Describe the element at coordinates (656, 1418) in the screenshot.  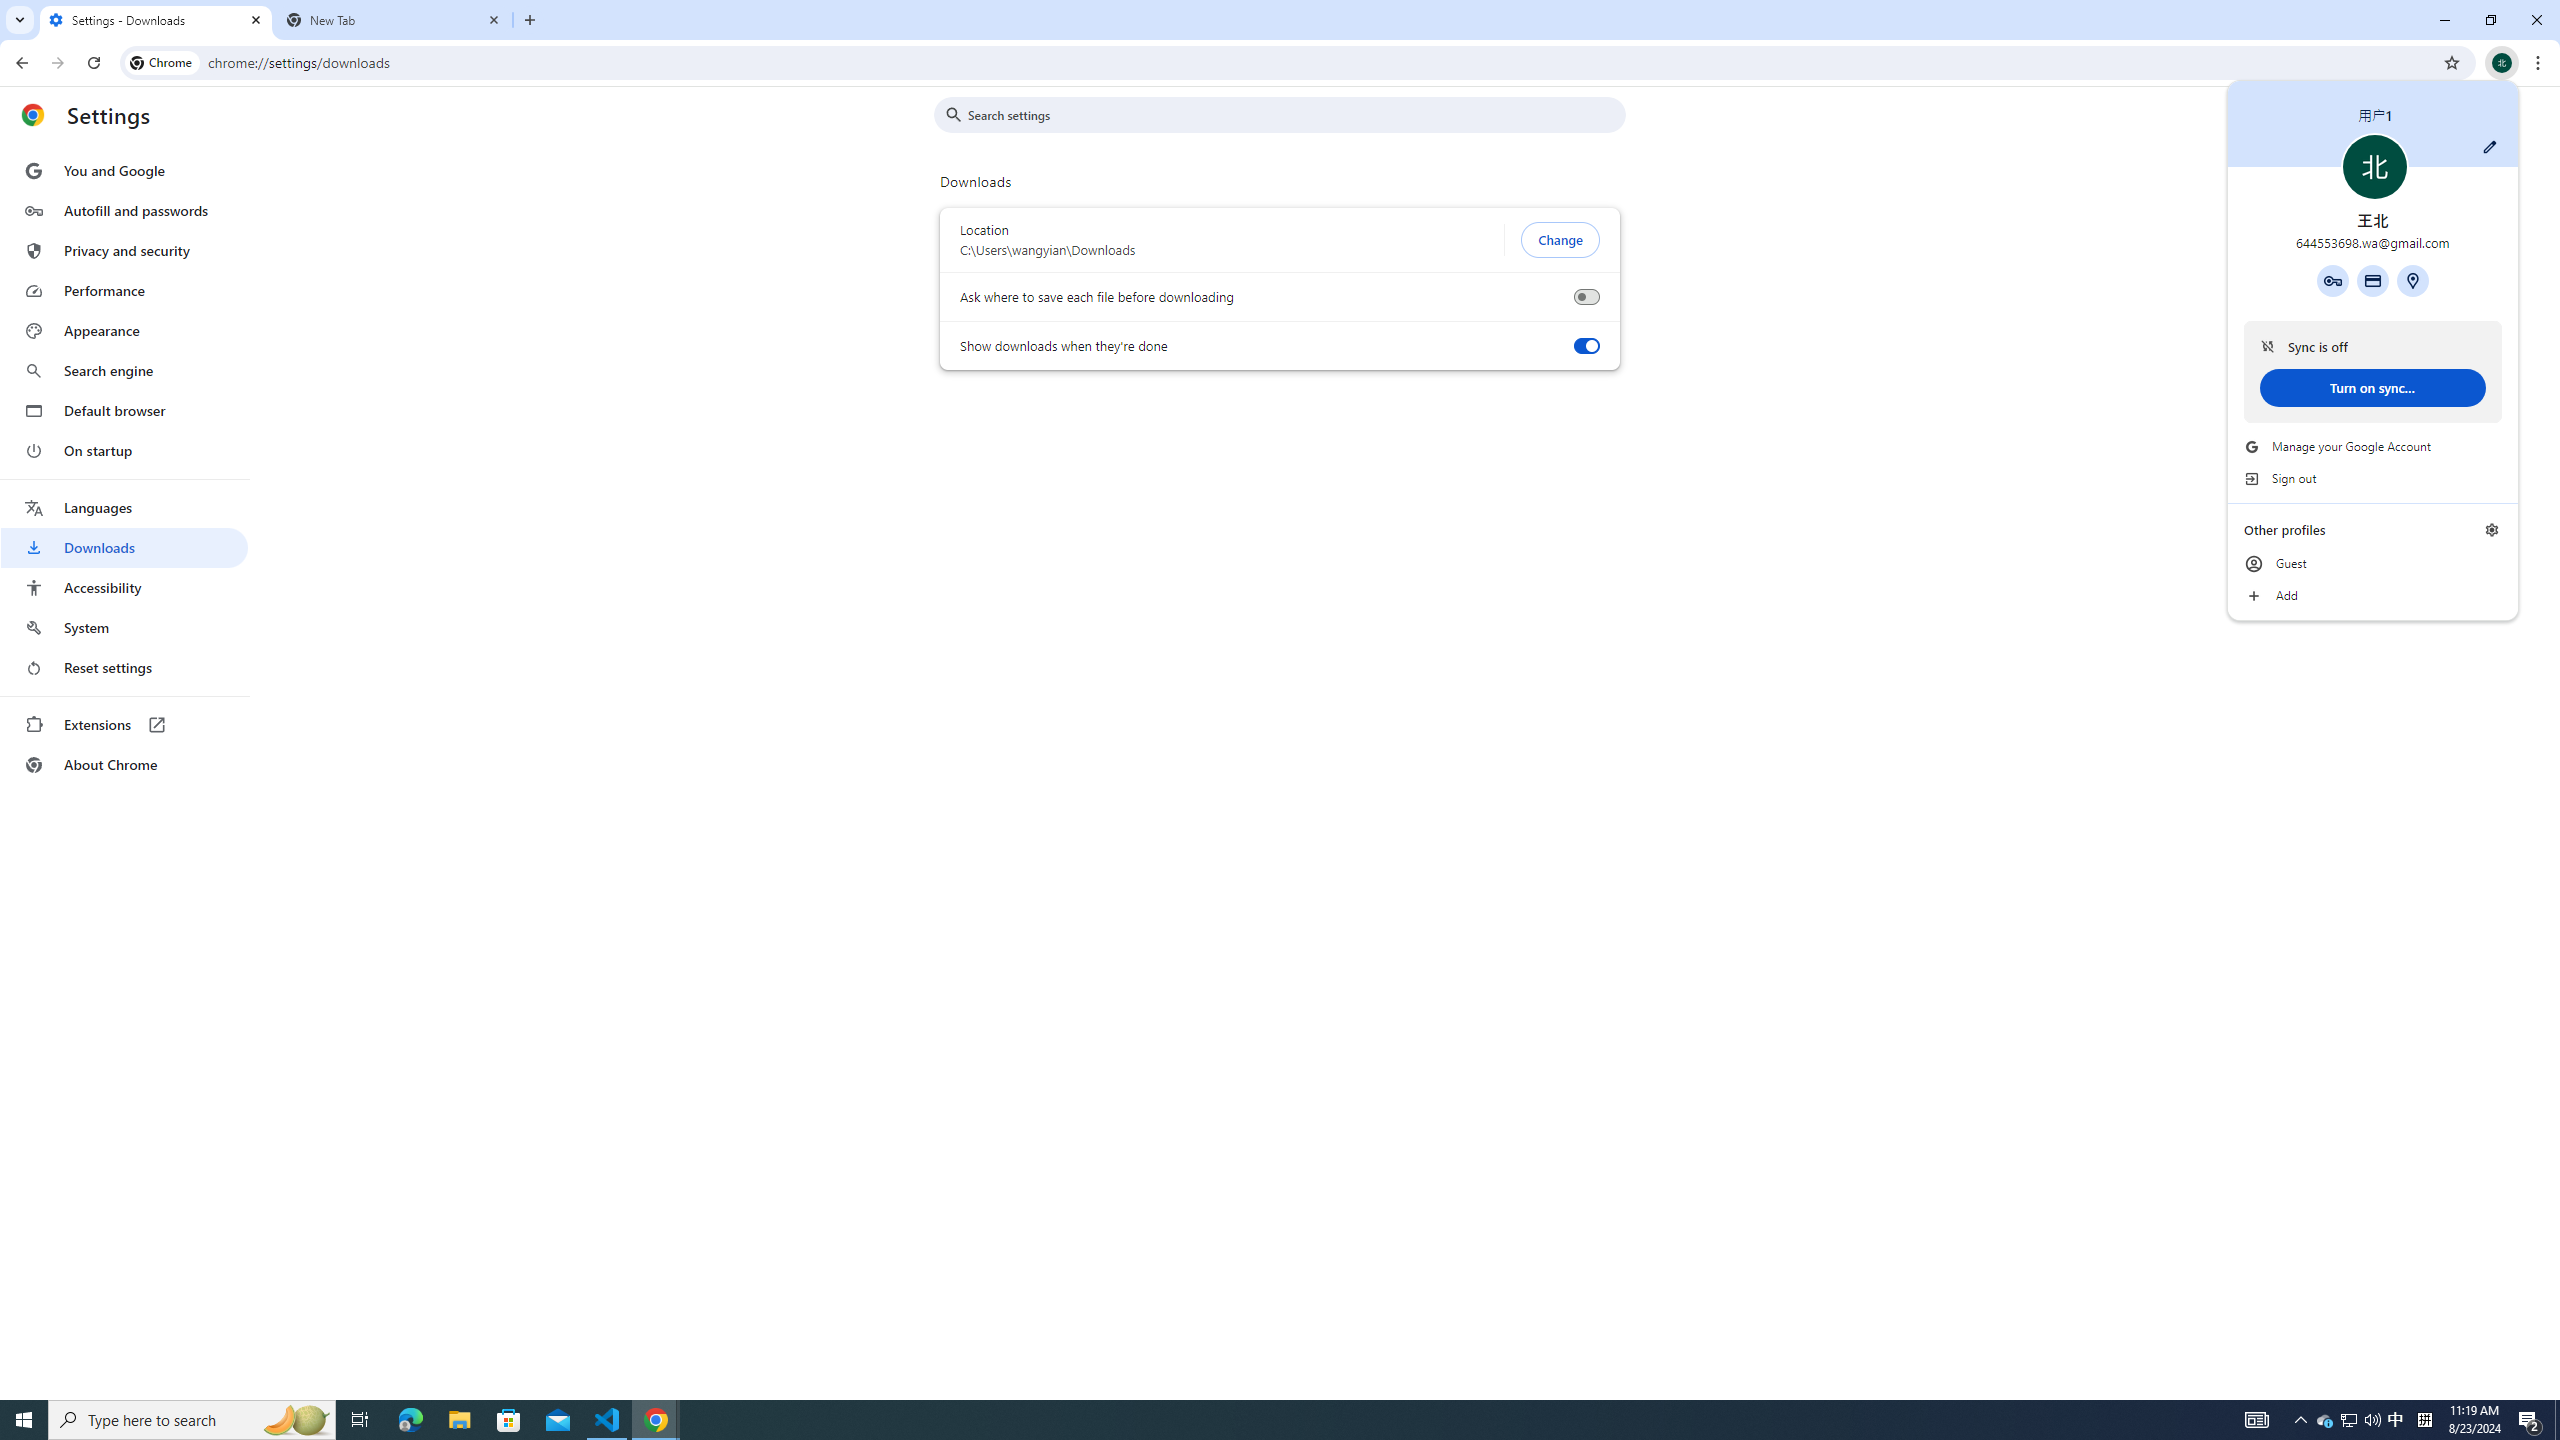
I see `'Google Chrome - 2 running windows'` at that location.